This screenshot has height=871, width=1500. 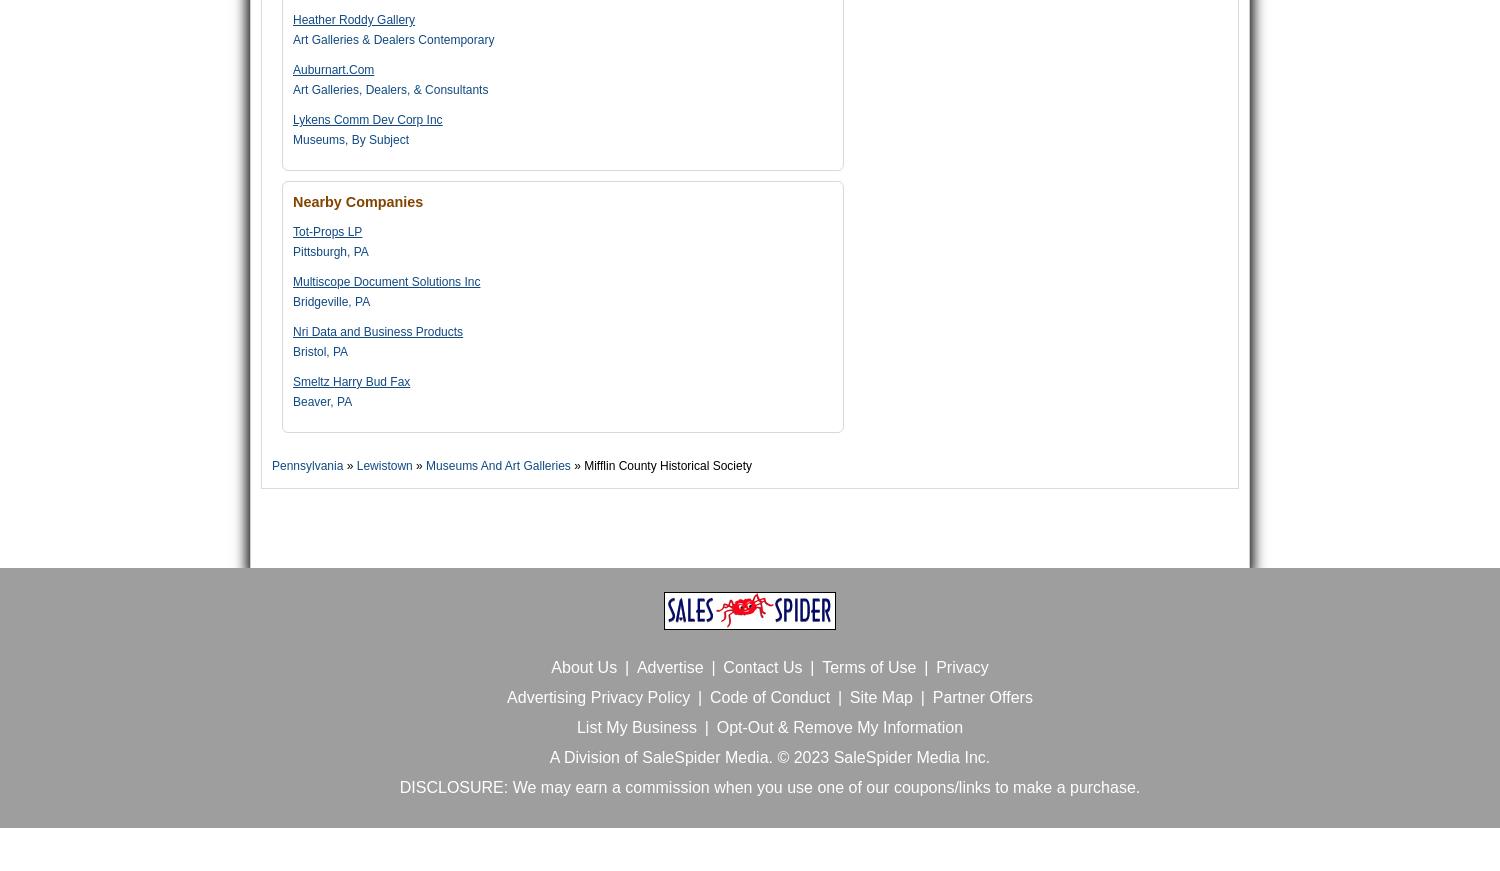 I want to click on 'Smeltz Harry Bud Fax', so click(x=292, y=381).